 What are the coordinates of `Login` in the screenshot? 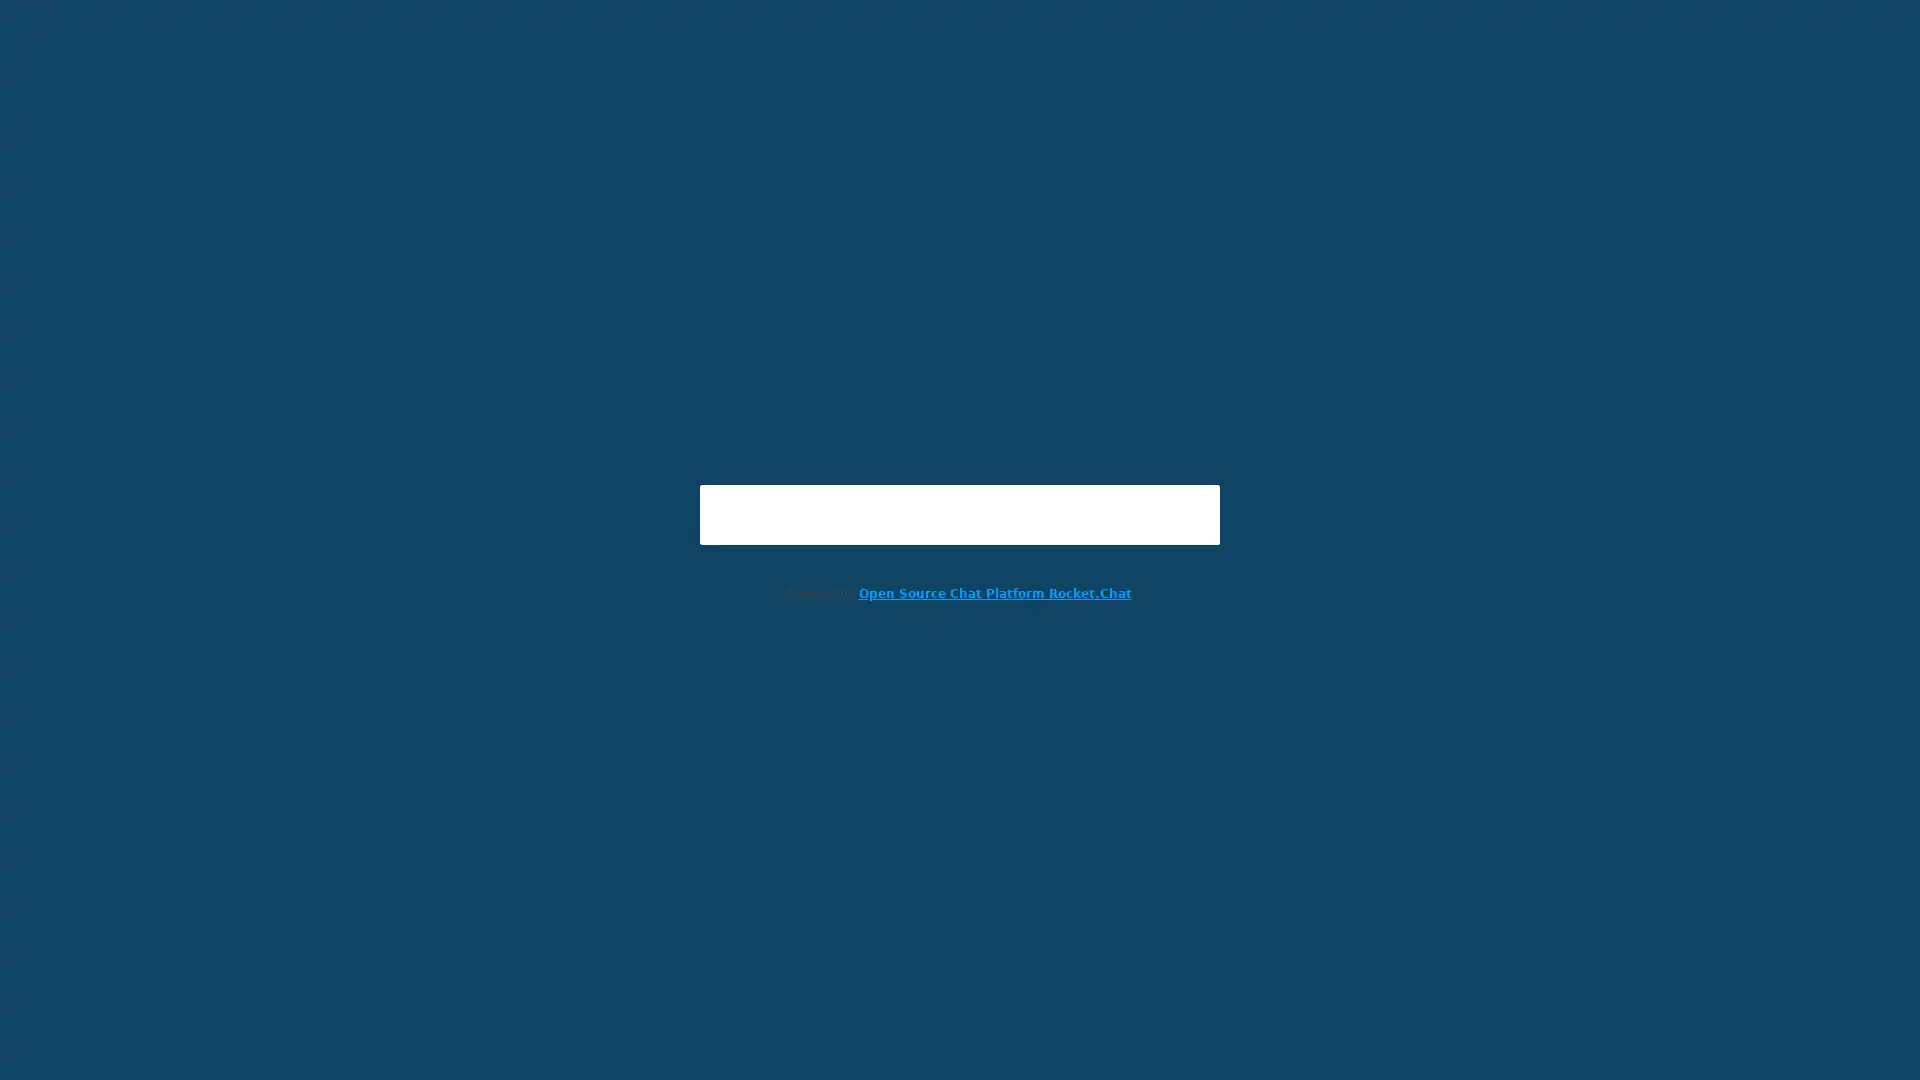 It's located at (960, 583).